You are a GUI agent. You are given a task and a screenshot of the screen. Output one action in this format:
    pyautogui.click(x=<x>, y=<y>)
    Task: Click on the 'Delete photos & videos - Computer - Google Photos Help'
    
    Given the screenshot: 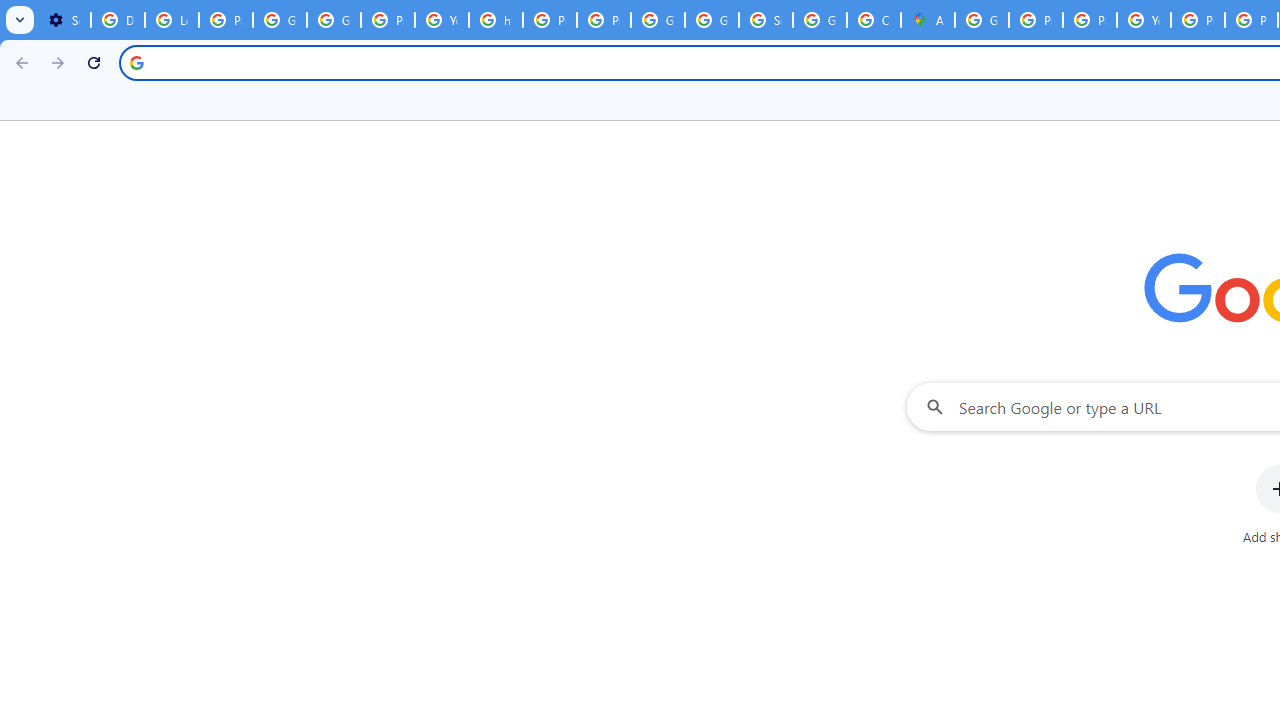 What is the action you would take?
    pyautogui.click(x=116, y=20)
    